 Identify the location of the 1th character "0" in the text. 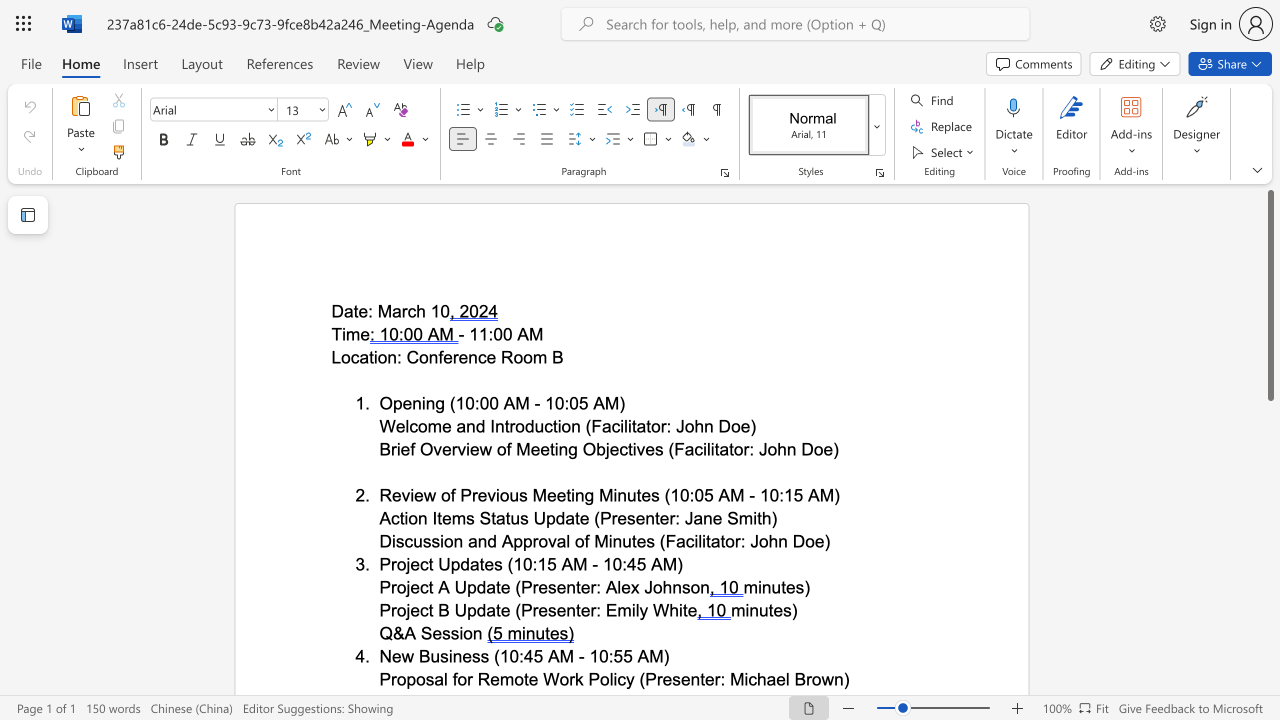
(498, 333).